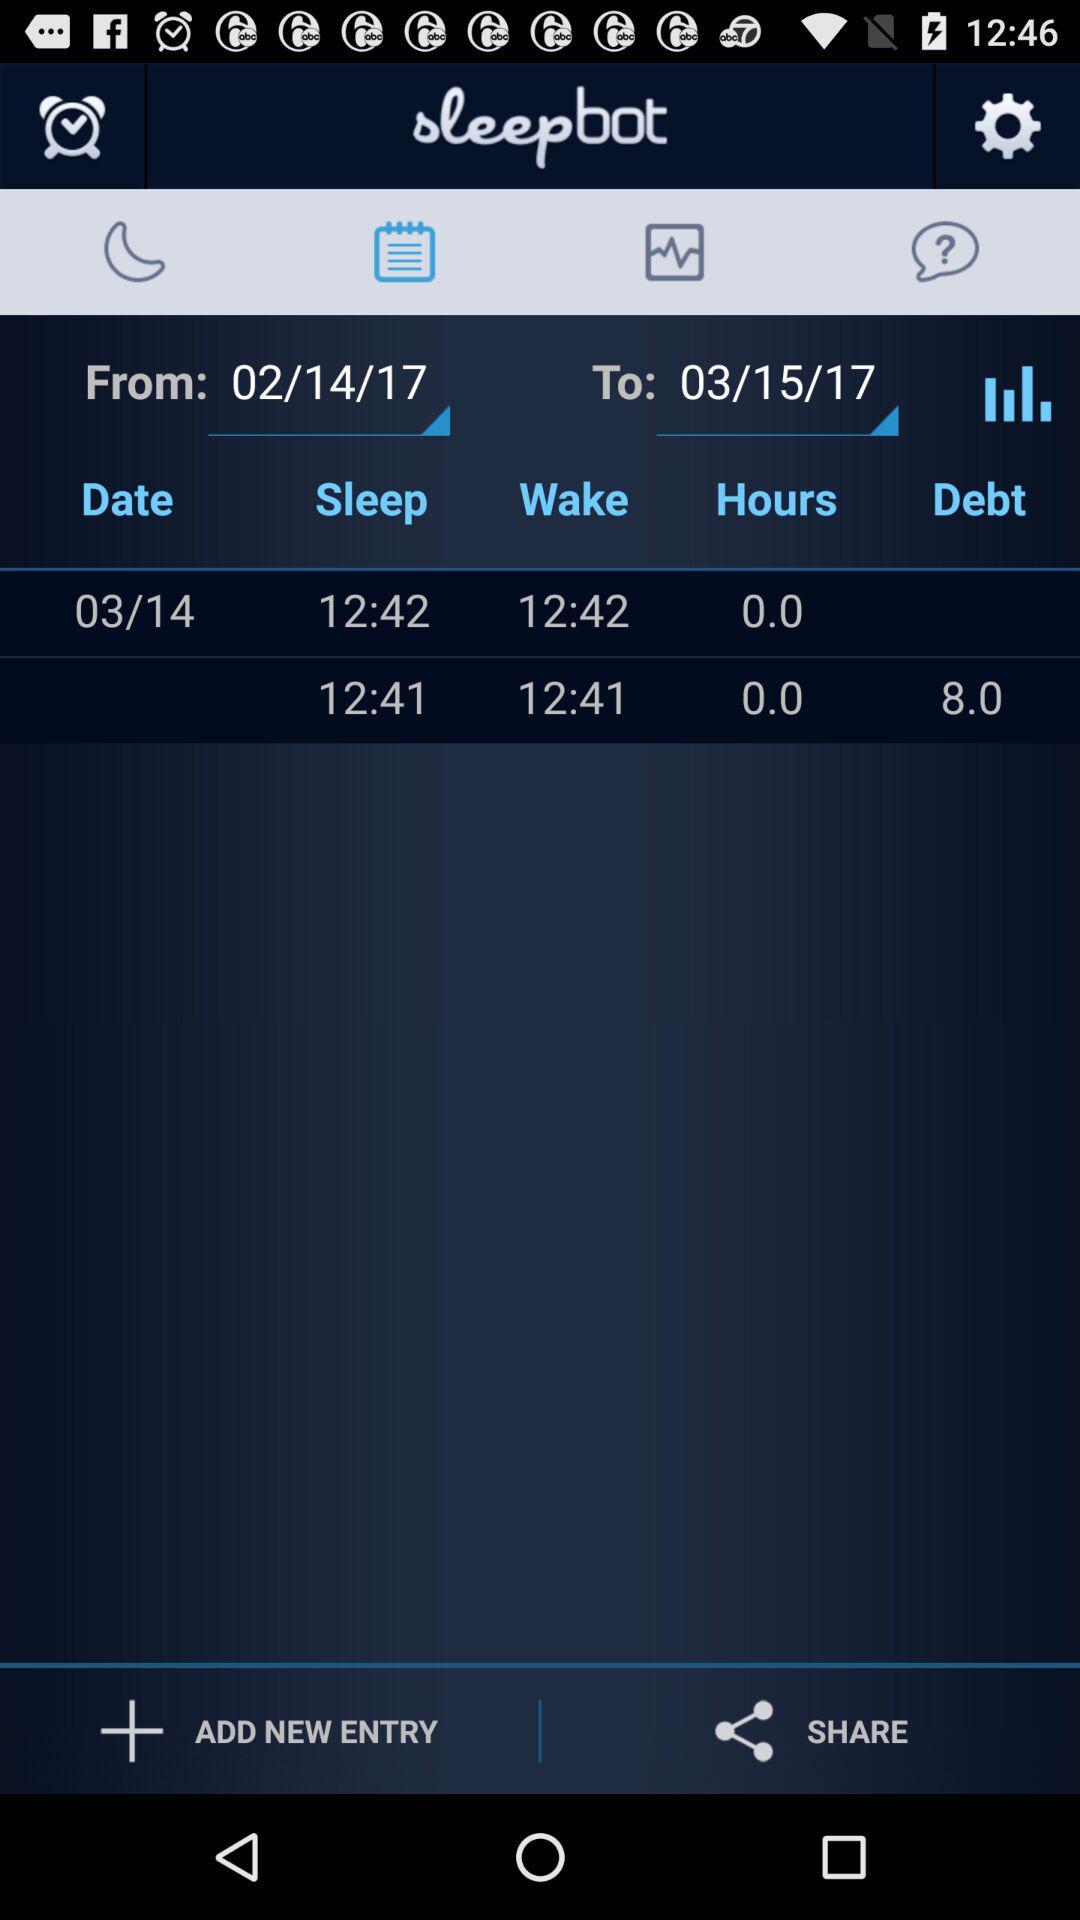 The width and height of the screenshot is (1080, 1920). What do you see at coordinates (1018, 378) in the screenshot?
I see `click on the graph` at bounding box center [1018, 378].